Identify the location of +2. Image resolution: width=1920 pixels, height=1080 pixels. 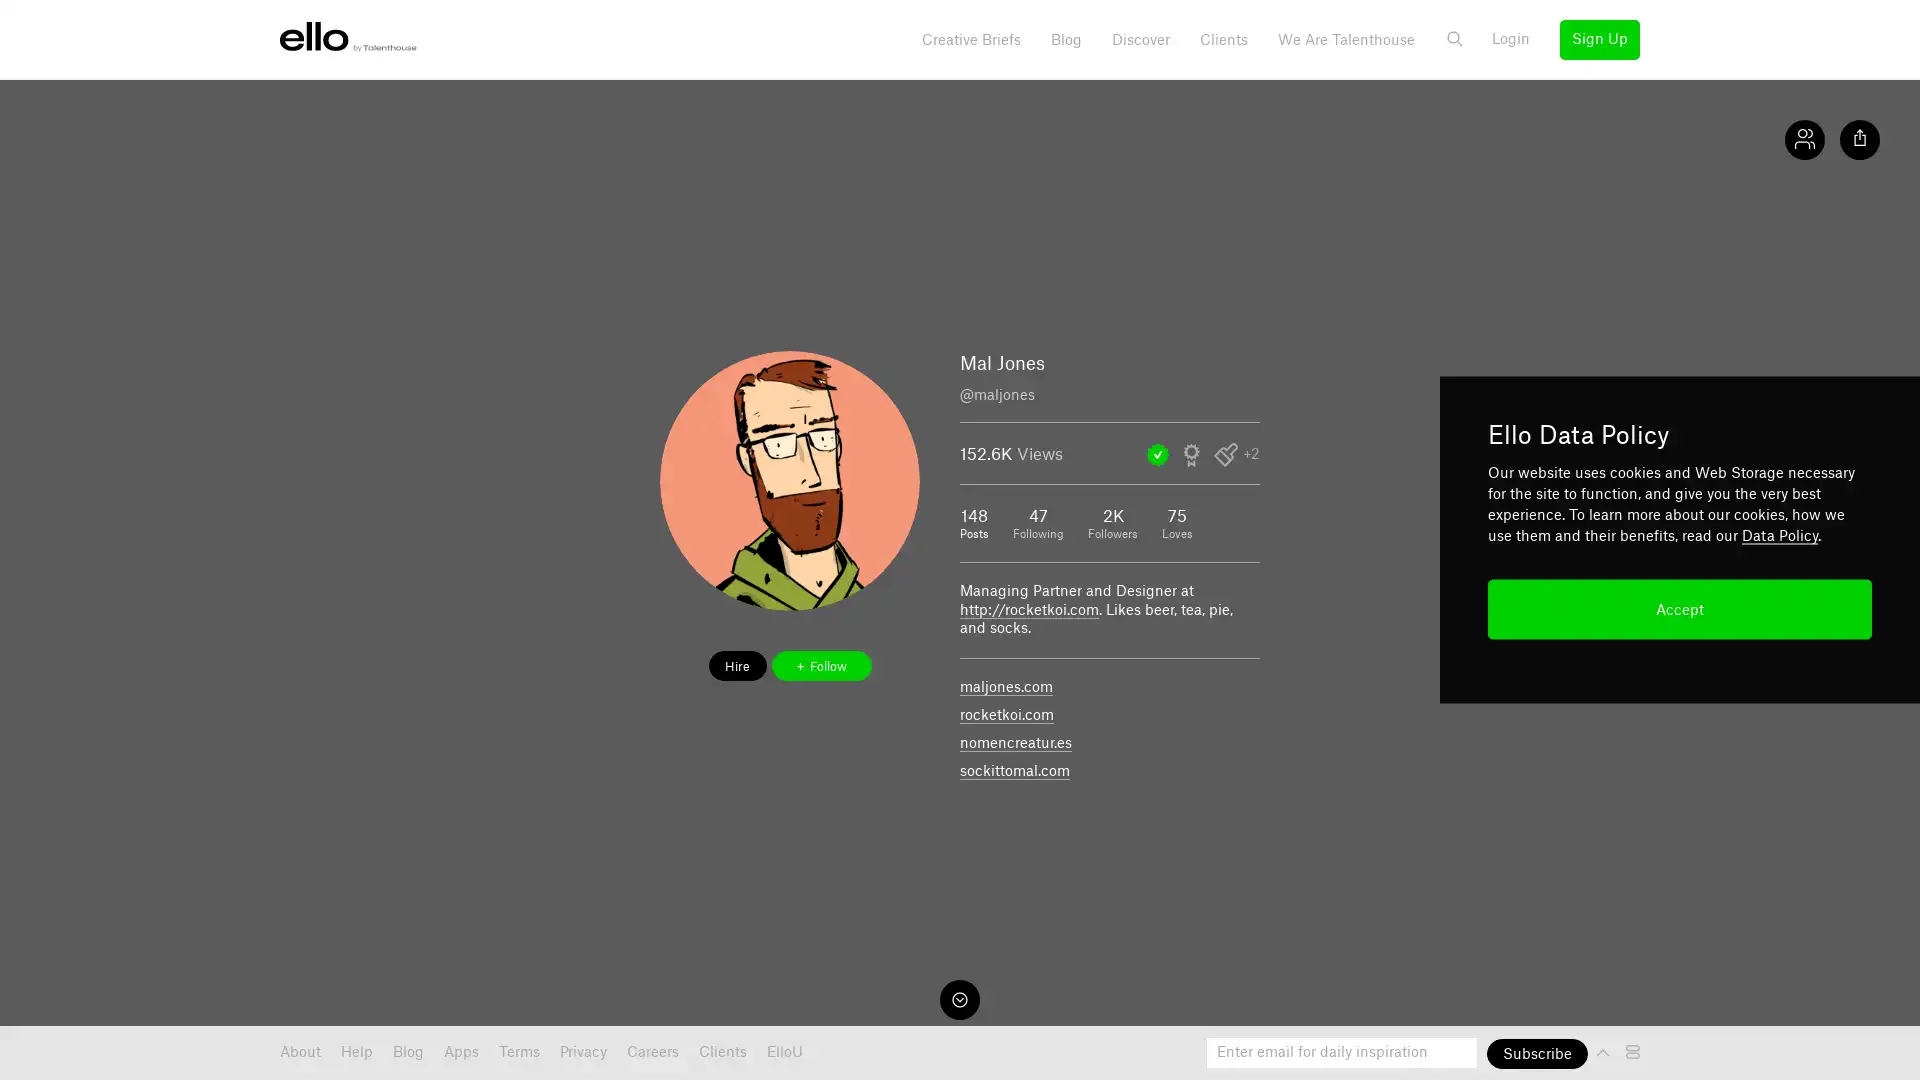
(1250, 455).